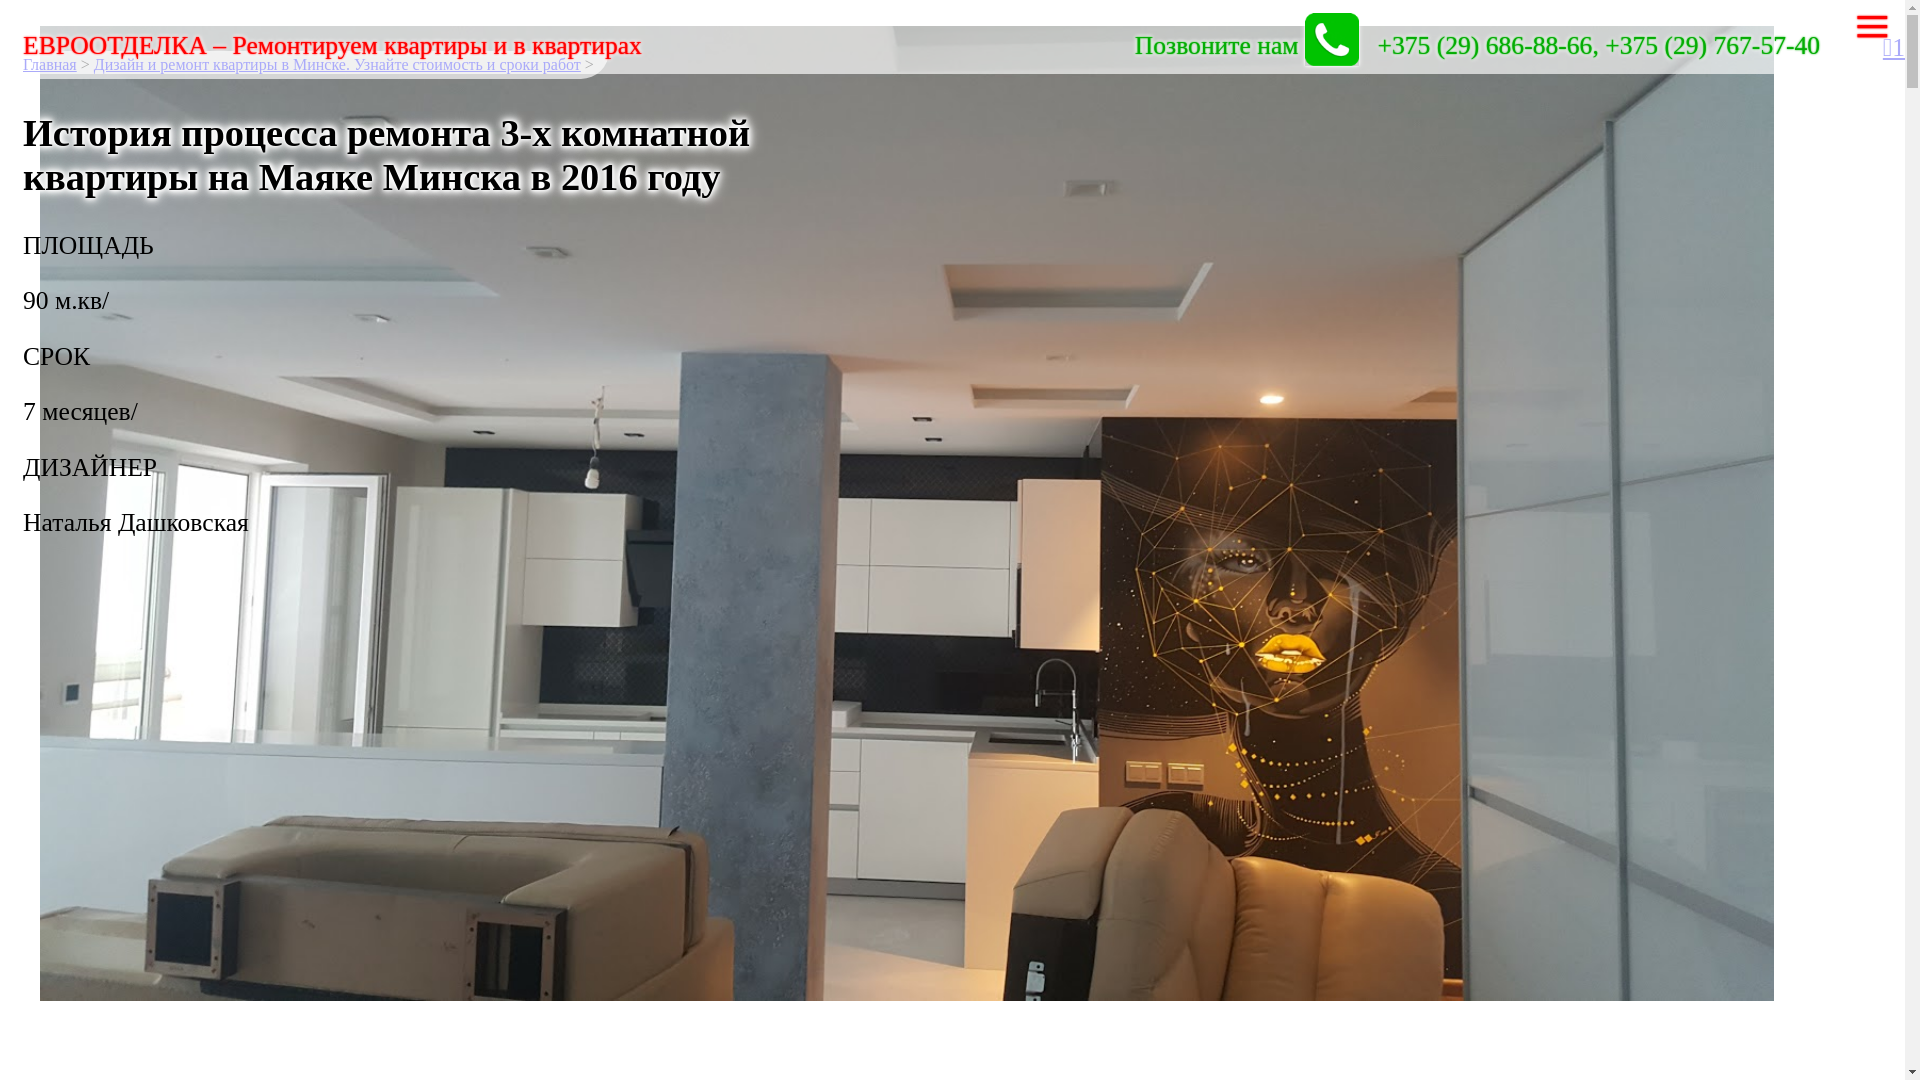  Describe the element at coordinates (1485, 45) in the screenshot. I see `'+375 (29) 686-88-66'` at that location.